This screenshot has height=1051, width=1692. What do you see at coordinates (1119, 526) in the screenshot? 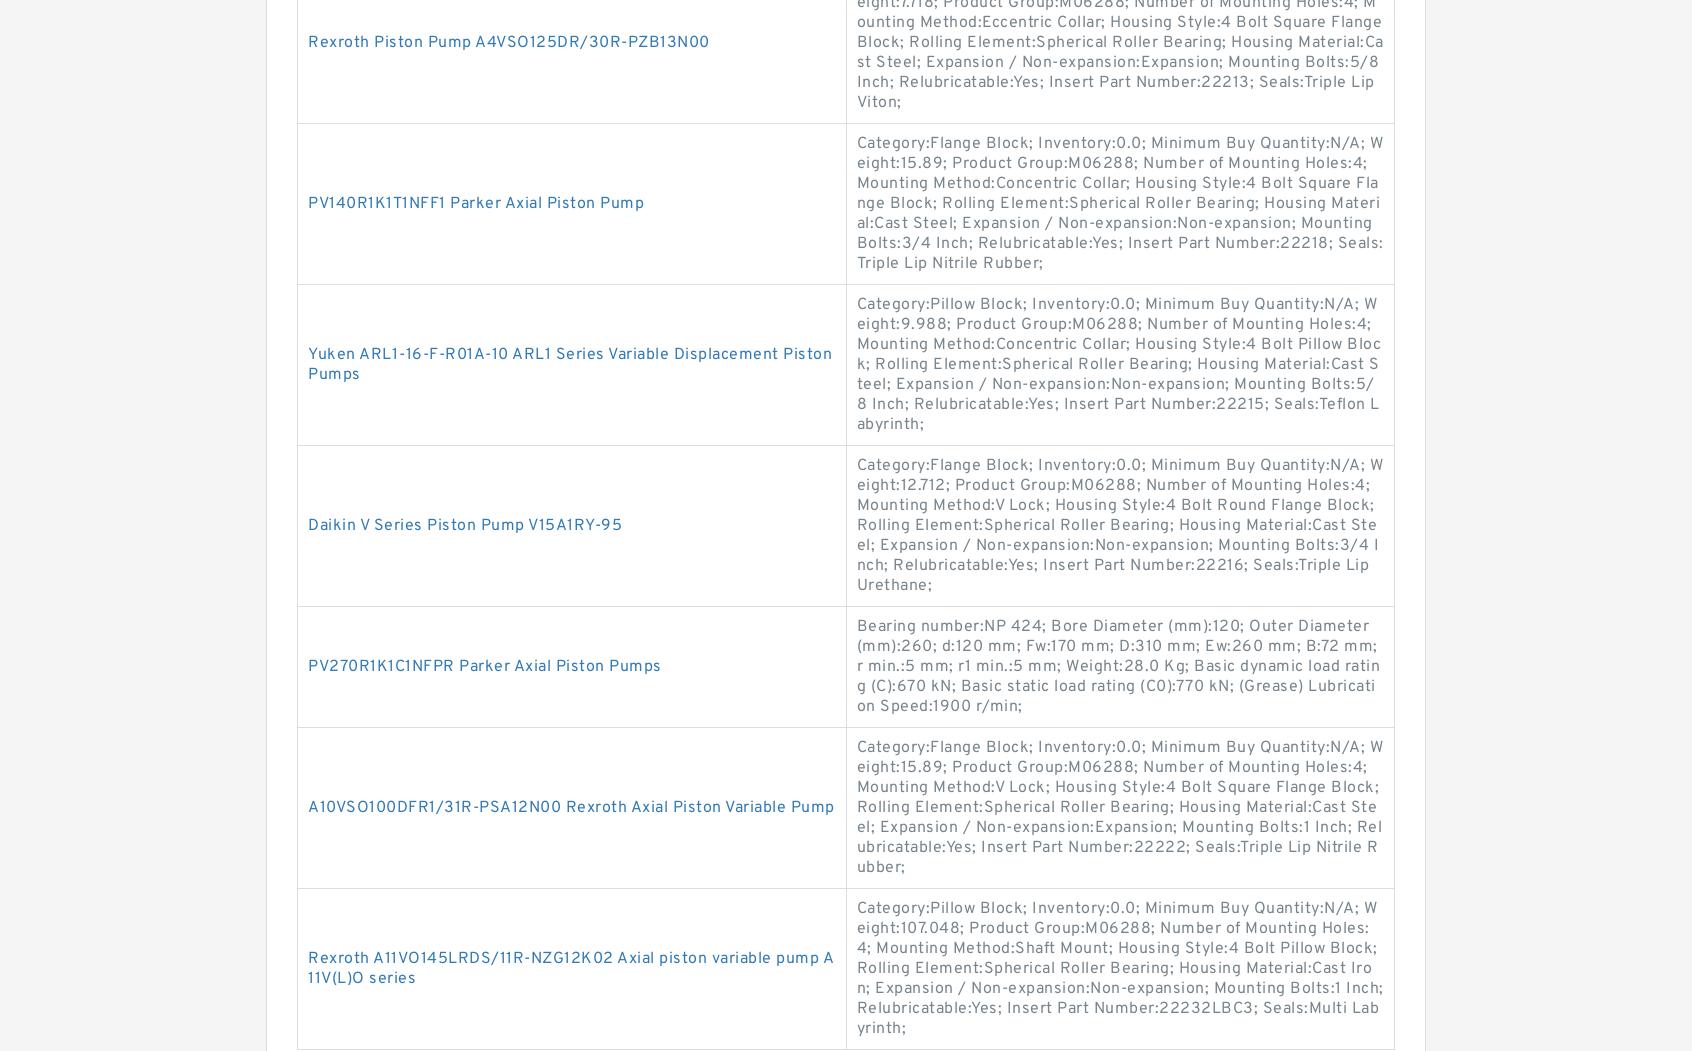
I see `'Category:Flange Block; Inventory:0.0; Minimum Buy Quantity:N/A; Weight:12.712; Product Group:M06288; Number of Mounting Holes:4; Mounting Method:V Lock; Housing Style:4 Bolt Round Flange Block; Rolling Element:Spherical Roller Bearing; Housing Material:Cast Steel; Expansion / Non-expansion:Non-expansion; Mounting Bolts:3/4 Inch; Relubricatable:Yes; Insert Part Number:22216; Seals:Triple Lip Urethane;'` at bounding box center [1119, 526].